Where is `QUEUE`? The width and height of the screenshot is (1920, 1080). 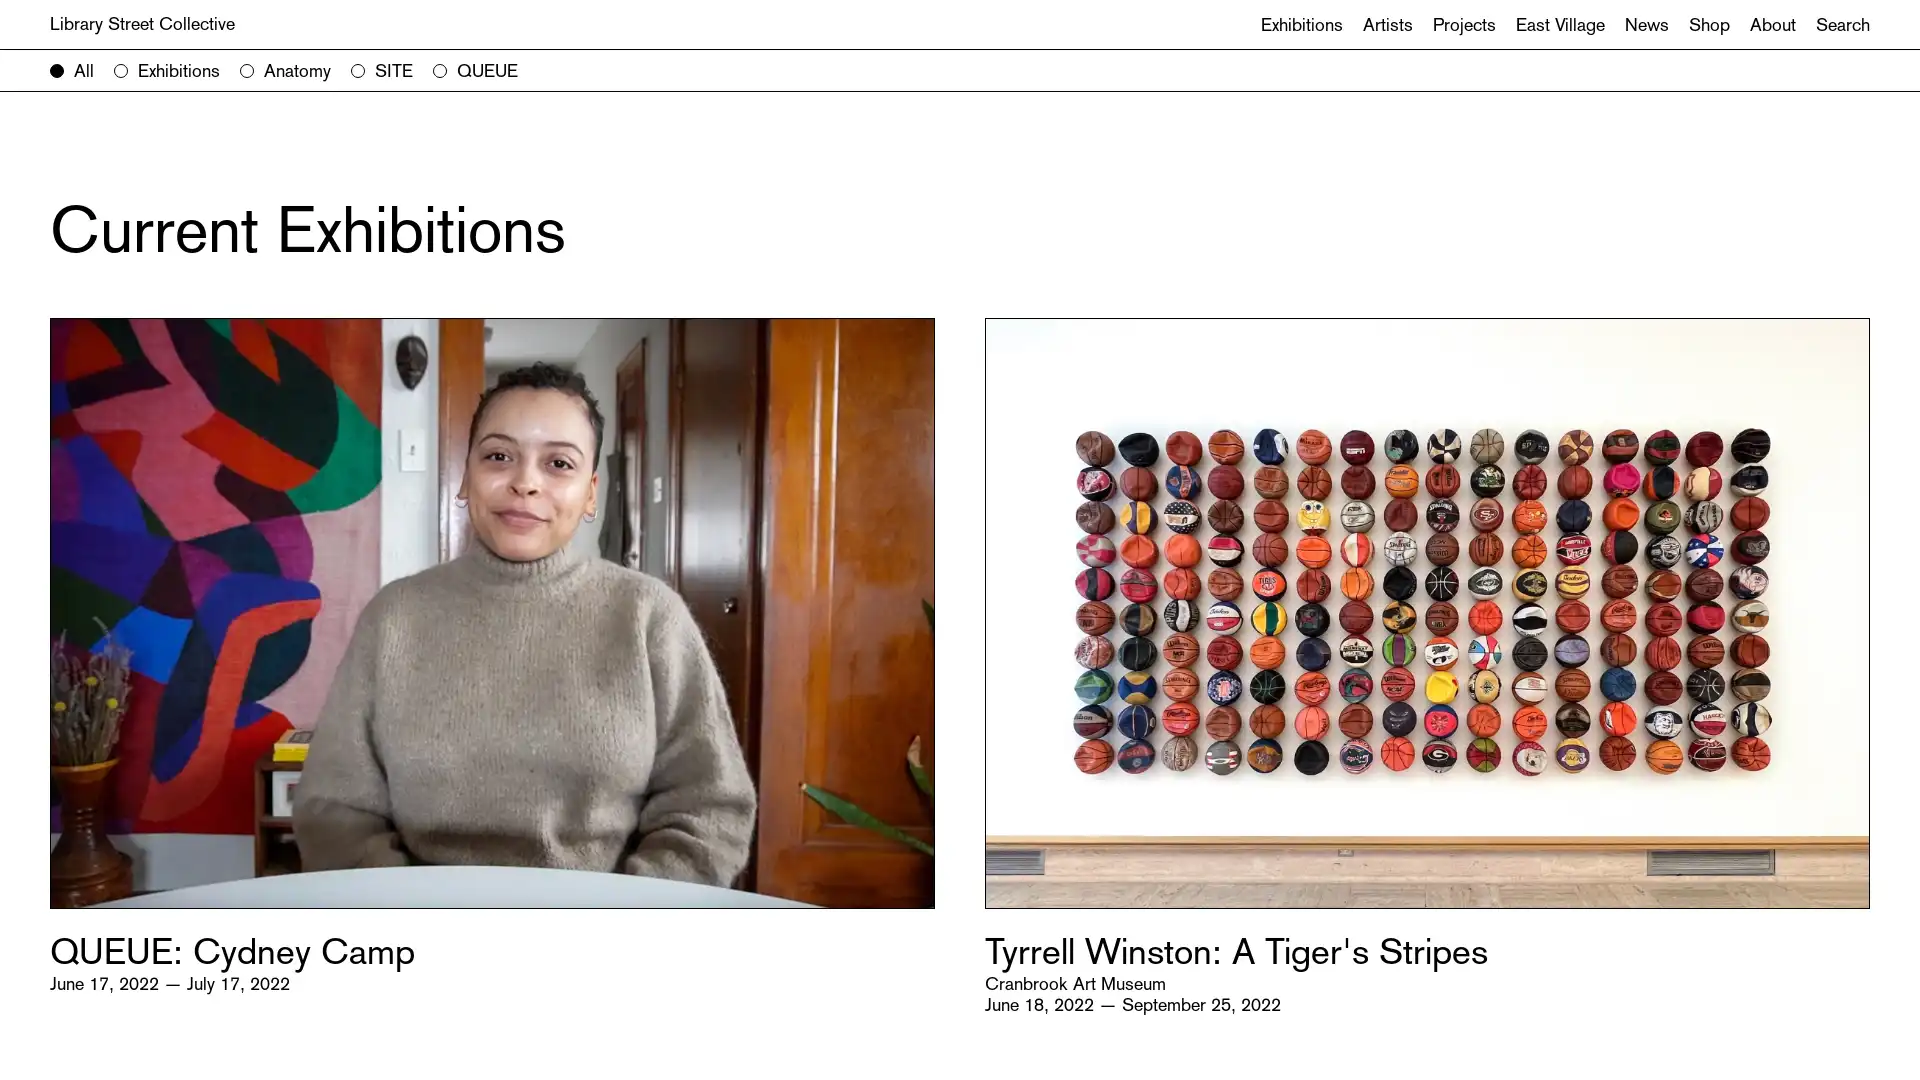 QUEUE is located at coordinates (474, 69).